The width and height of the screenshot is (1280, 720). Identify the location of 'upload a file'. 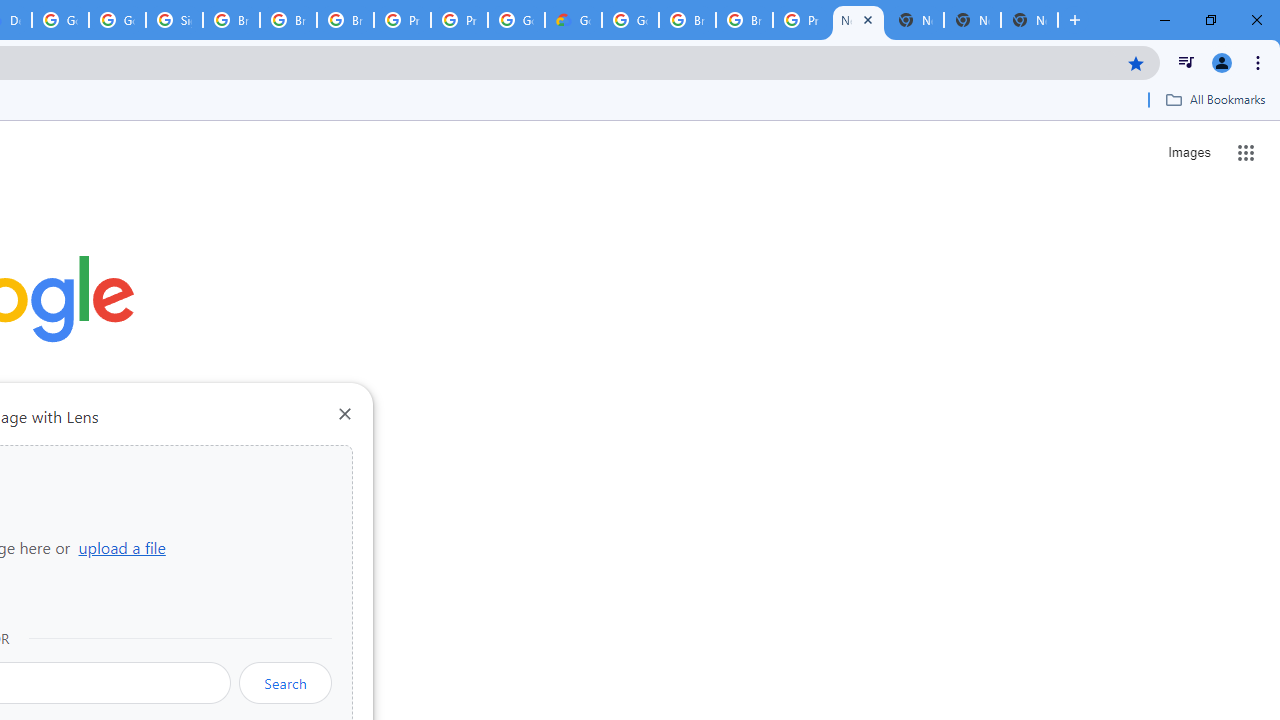
(121, 547).